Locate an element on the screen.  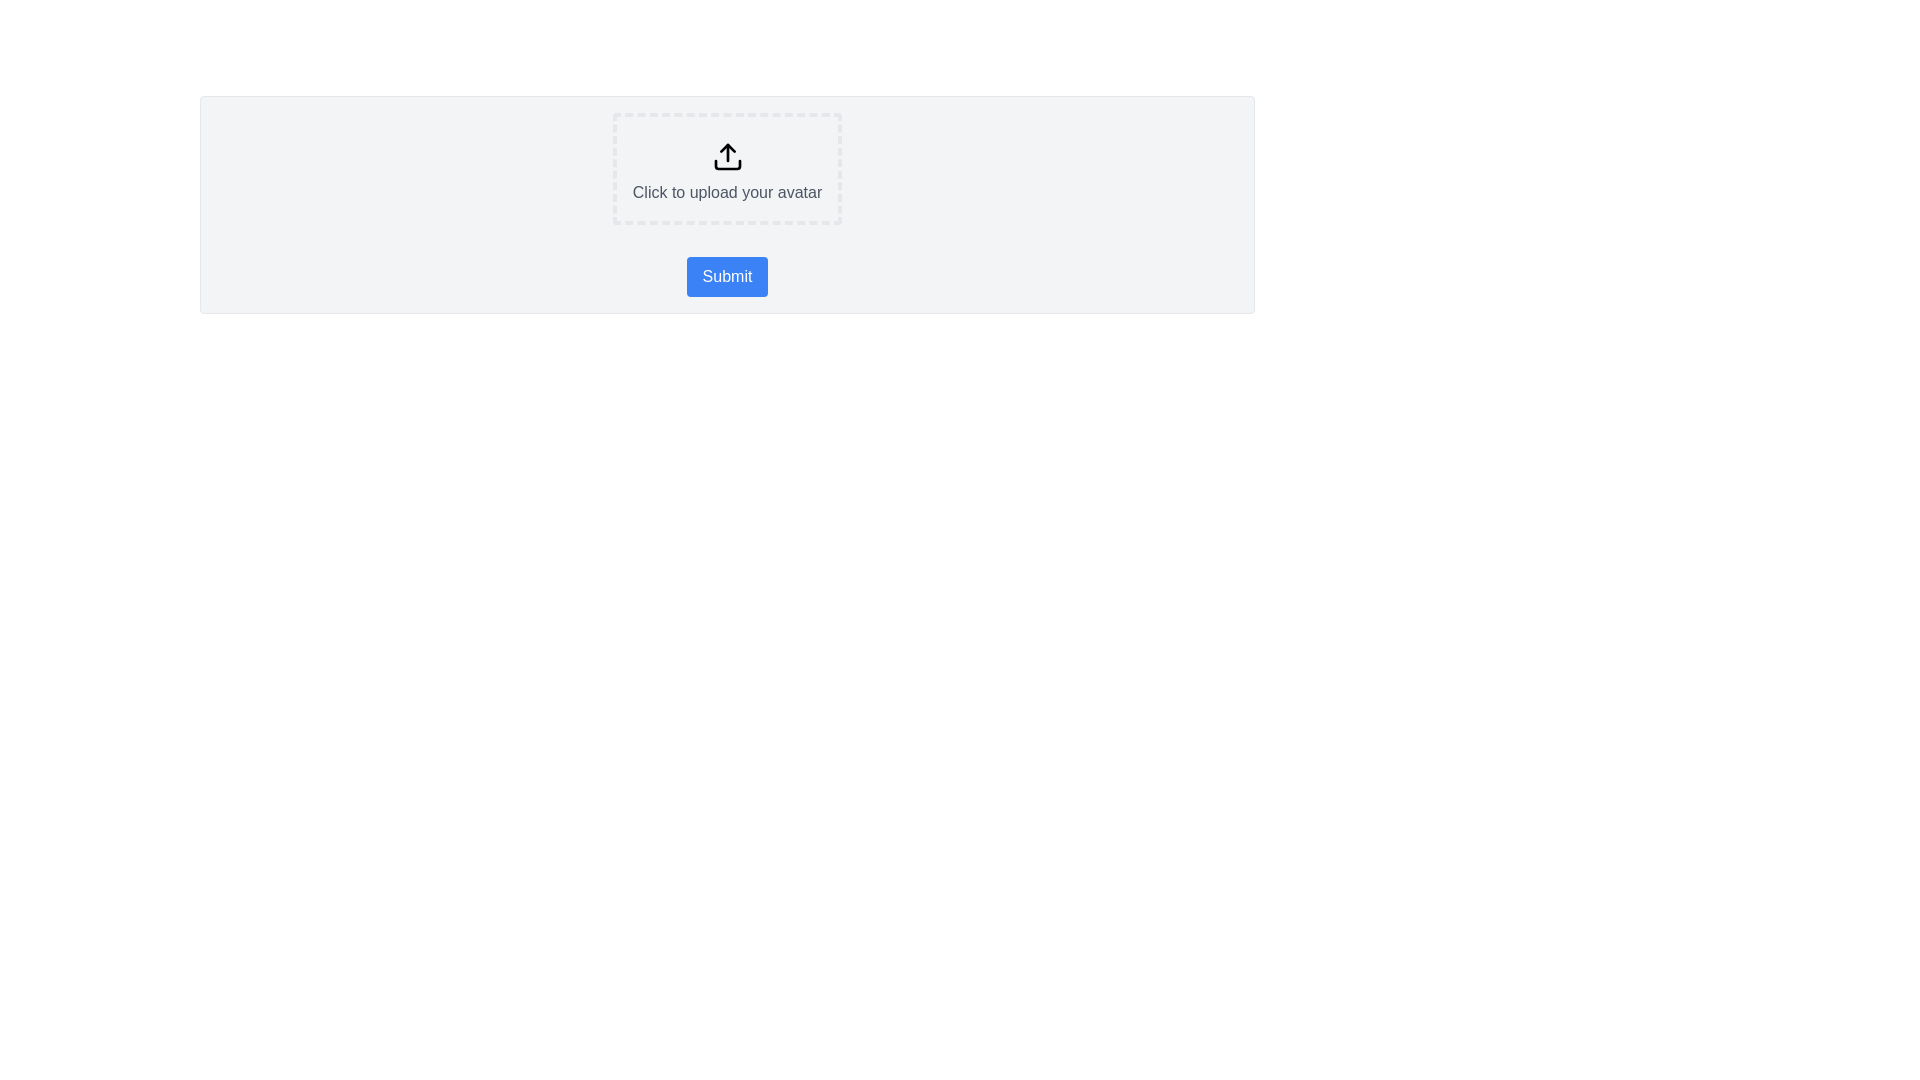
the interactive upload button located in the grayish rectangular section above the 'Submit' button is located at coordinates (726, 168).